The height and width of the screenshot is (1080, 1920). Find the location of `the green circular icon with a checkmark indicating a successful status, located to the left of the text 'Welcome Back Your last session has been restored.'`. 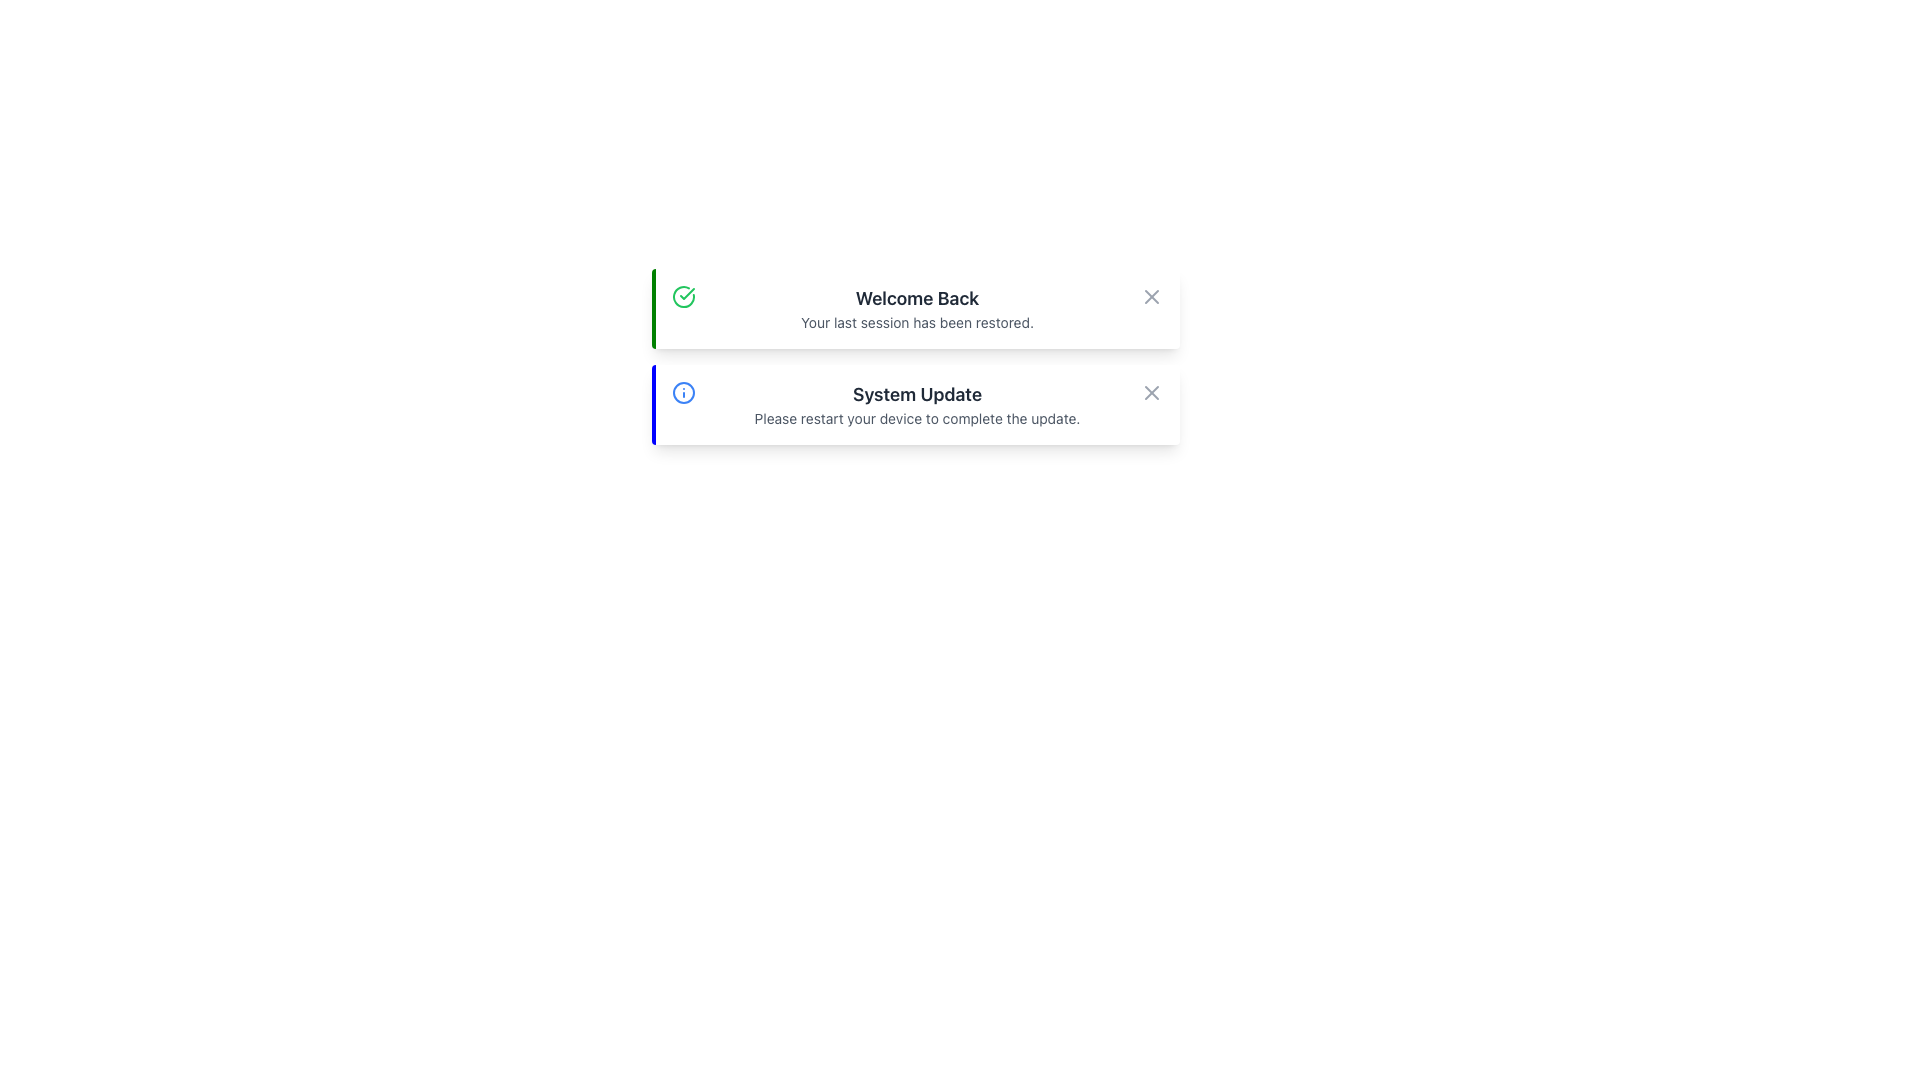

the green circular icon with a checkmark indicating a successful status, located to the left of the text 'Welcome Back Your last session has been restored.' is located at coordinates (683, 297).